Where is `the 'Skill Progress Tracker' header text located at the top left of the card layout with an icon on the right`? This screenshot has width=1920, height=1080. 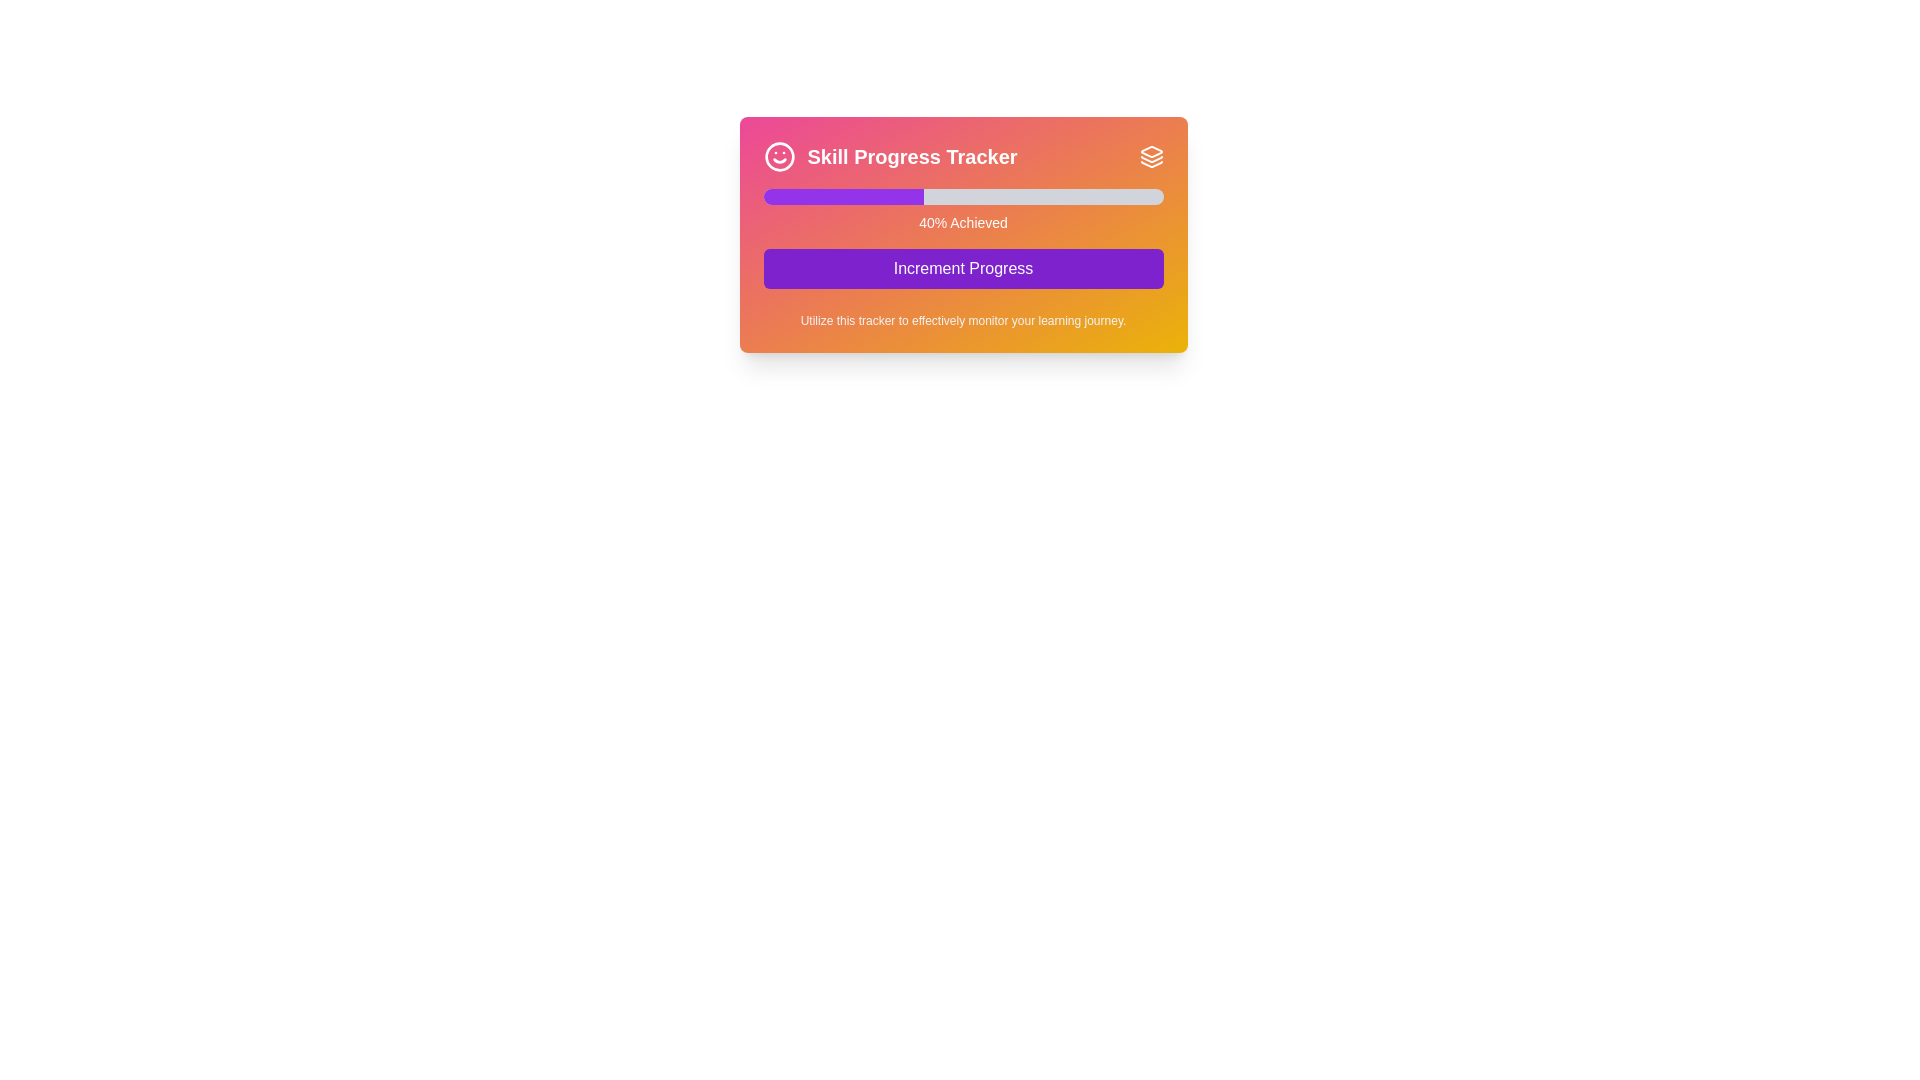 the 'Skill Progress Tracker' header text located at the top left of the card layout with an icon on the right is located at coordinates (889, 156).